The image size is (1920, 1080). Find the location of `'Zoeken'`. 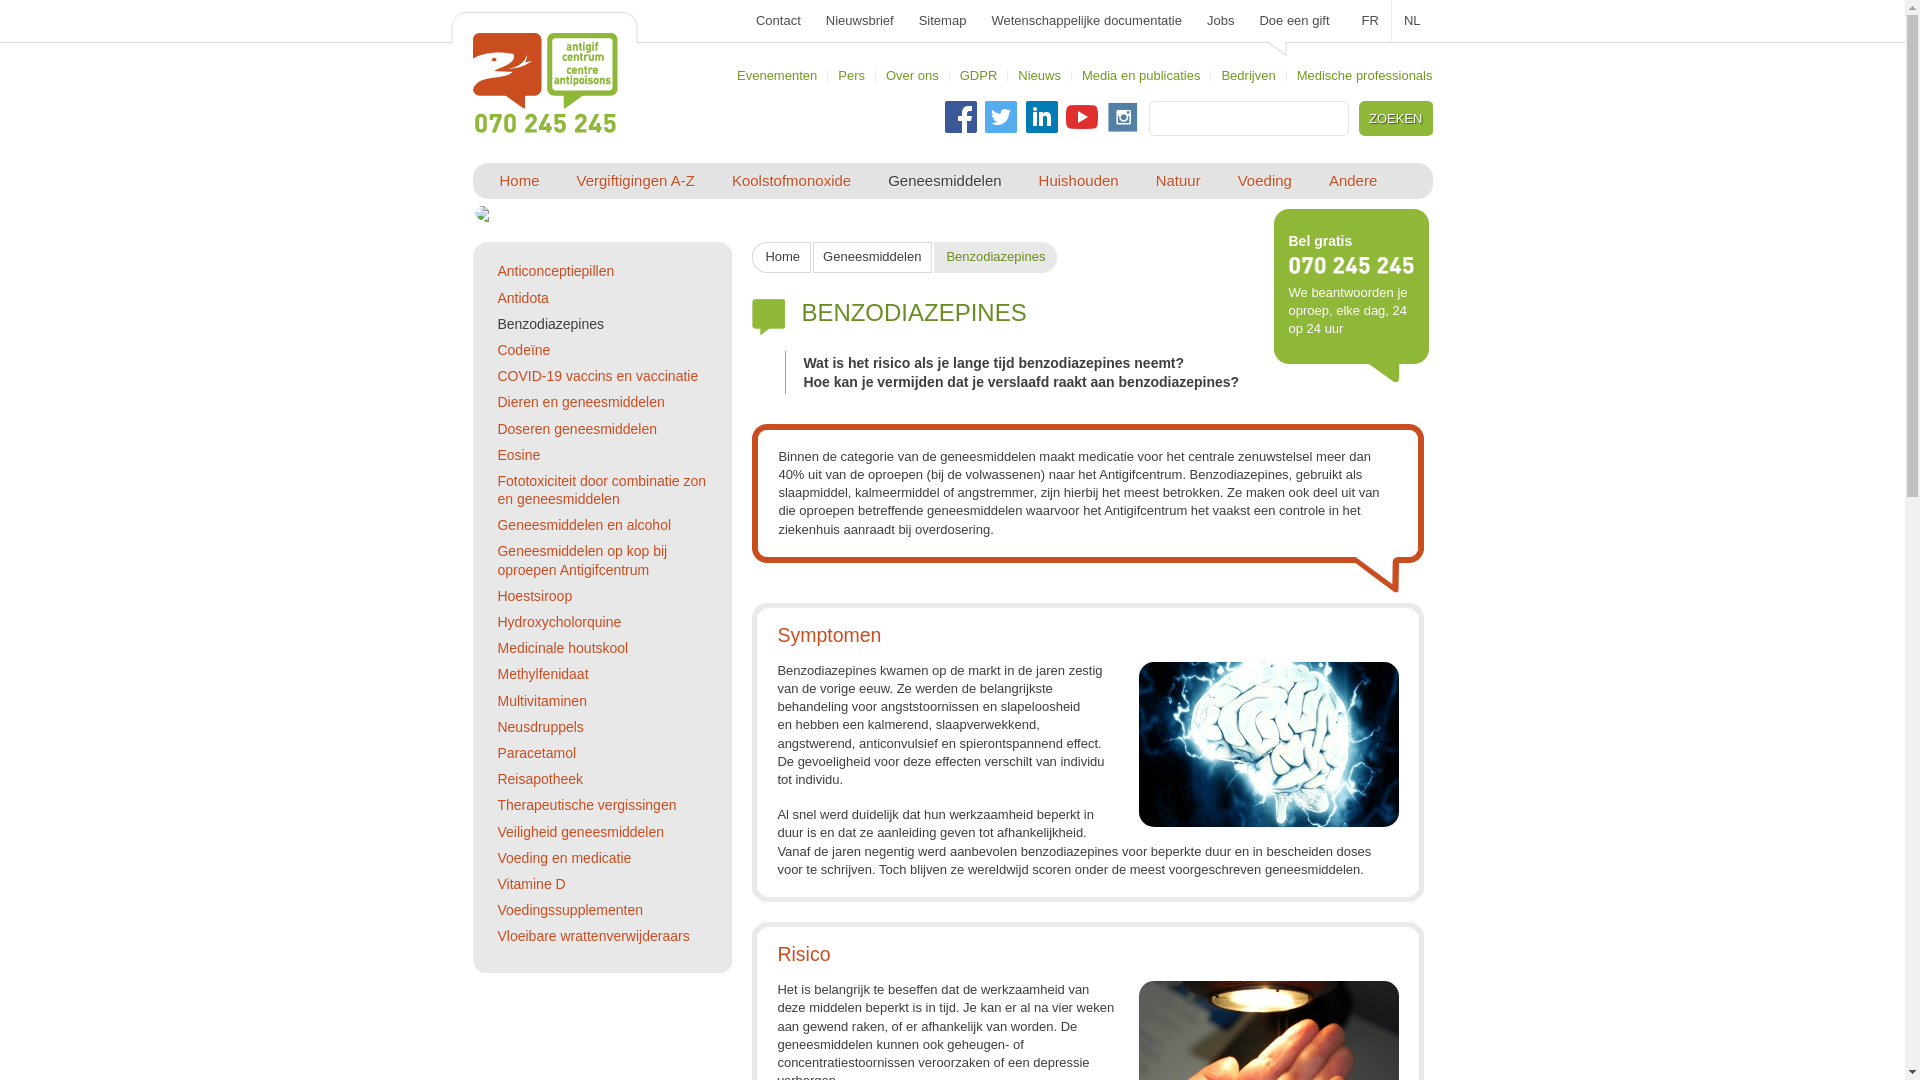

'Zoeken' is located at coordinates (1363, 118).